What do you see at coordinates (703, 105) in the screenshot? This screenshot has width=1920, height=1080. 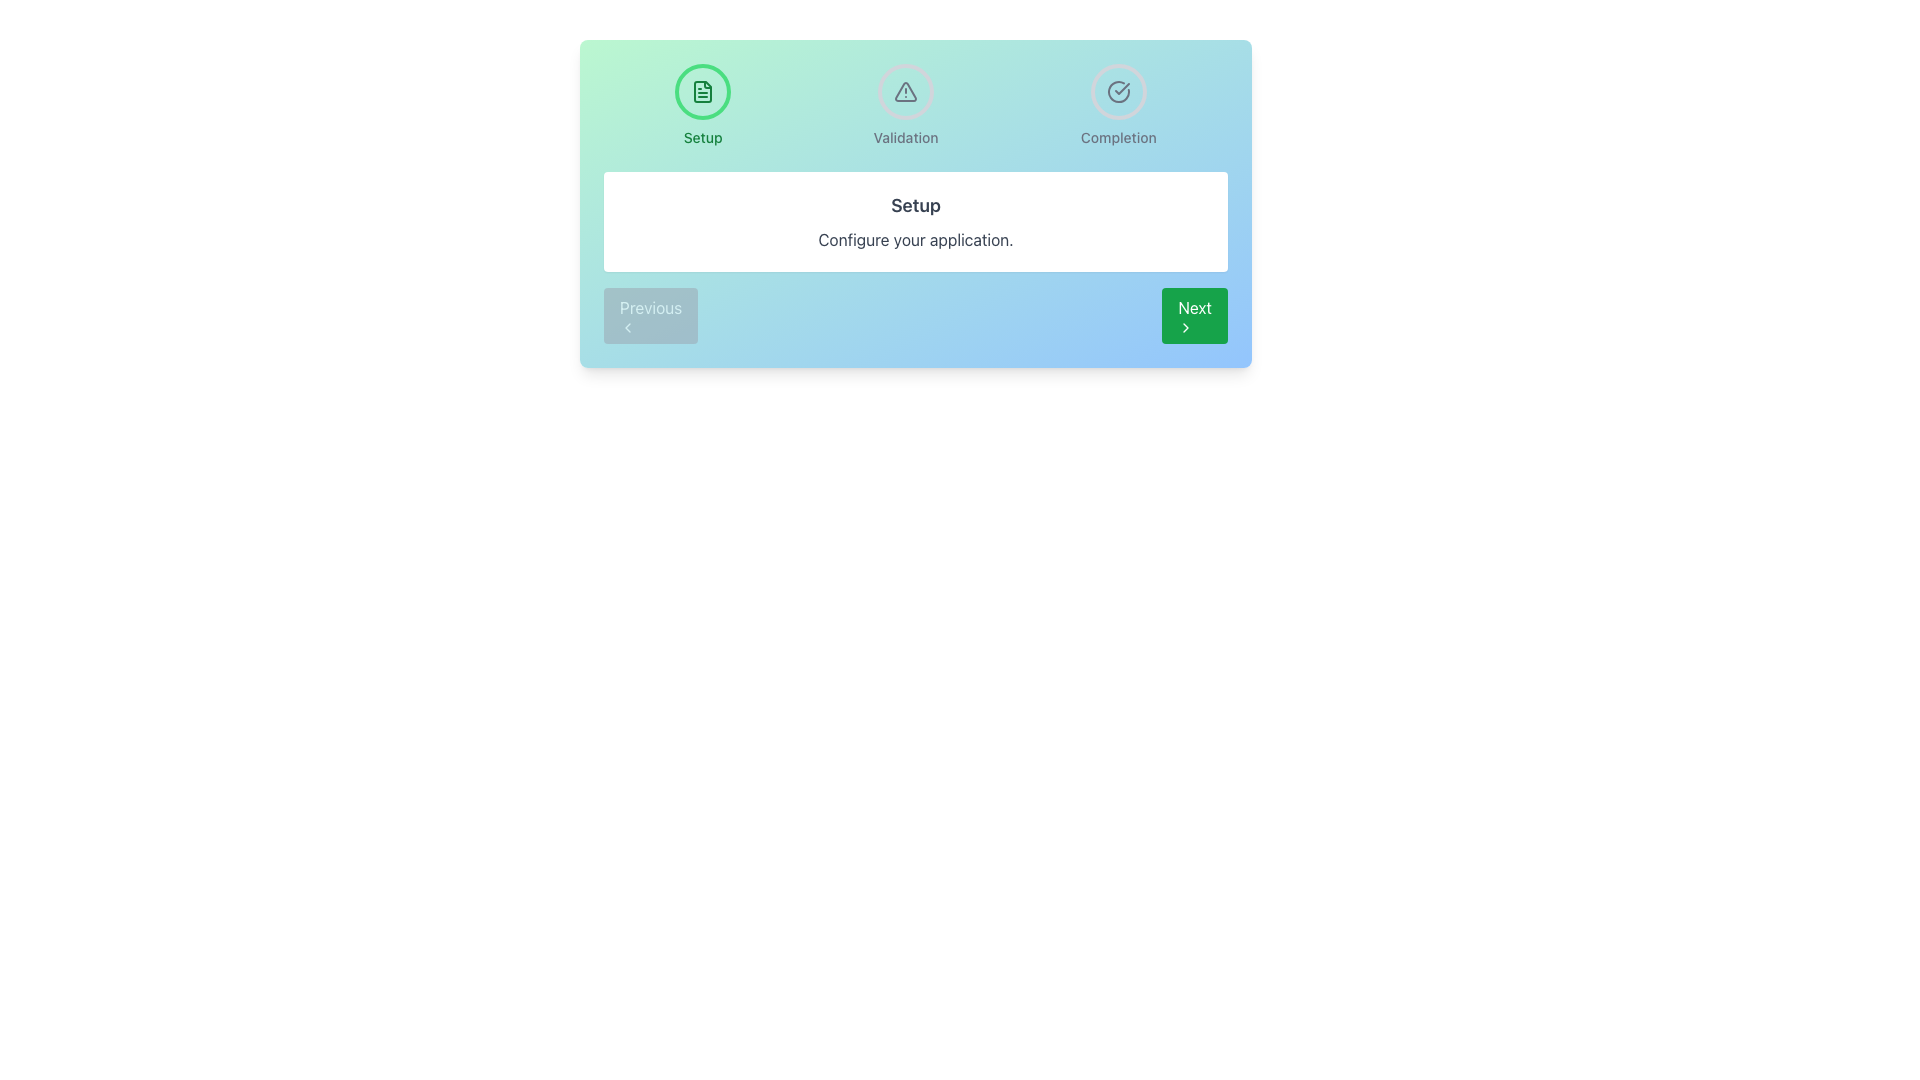 I see `the status updates by focusing on the first icon labeled 'Setup' in the row of three elements at the top of the page` at bounding box center [703, 105].